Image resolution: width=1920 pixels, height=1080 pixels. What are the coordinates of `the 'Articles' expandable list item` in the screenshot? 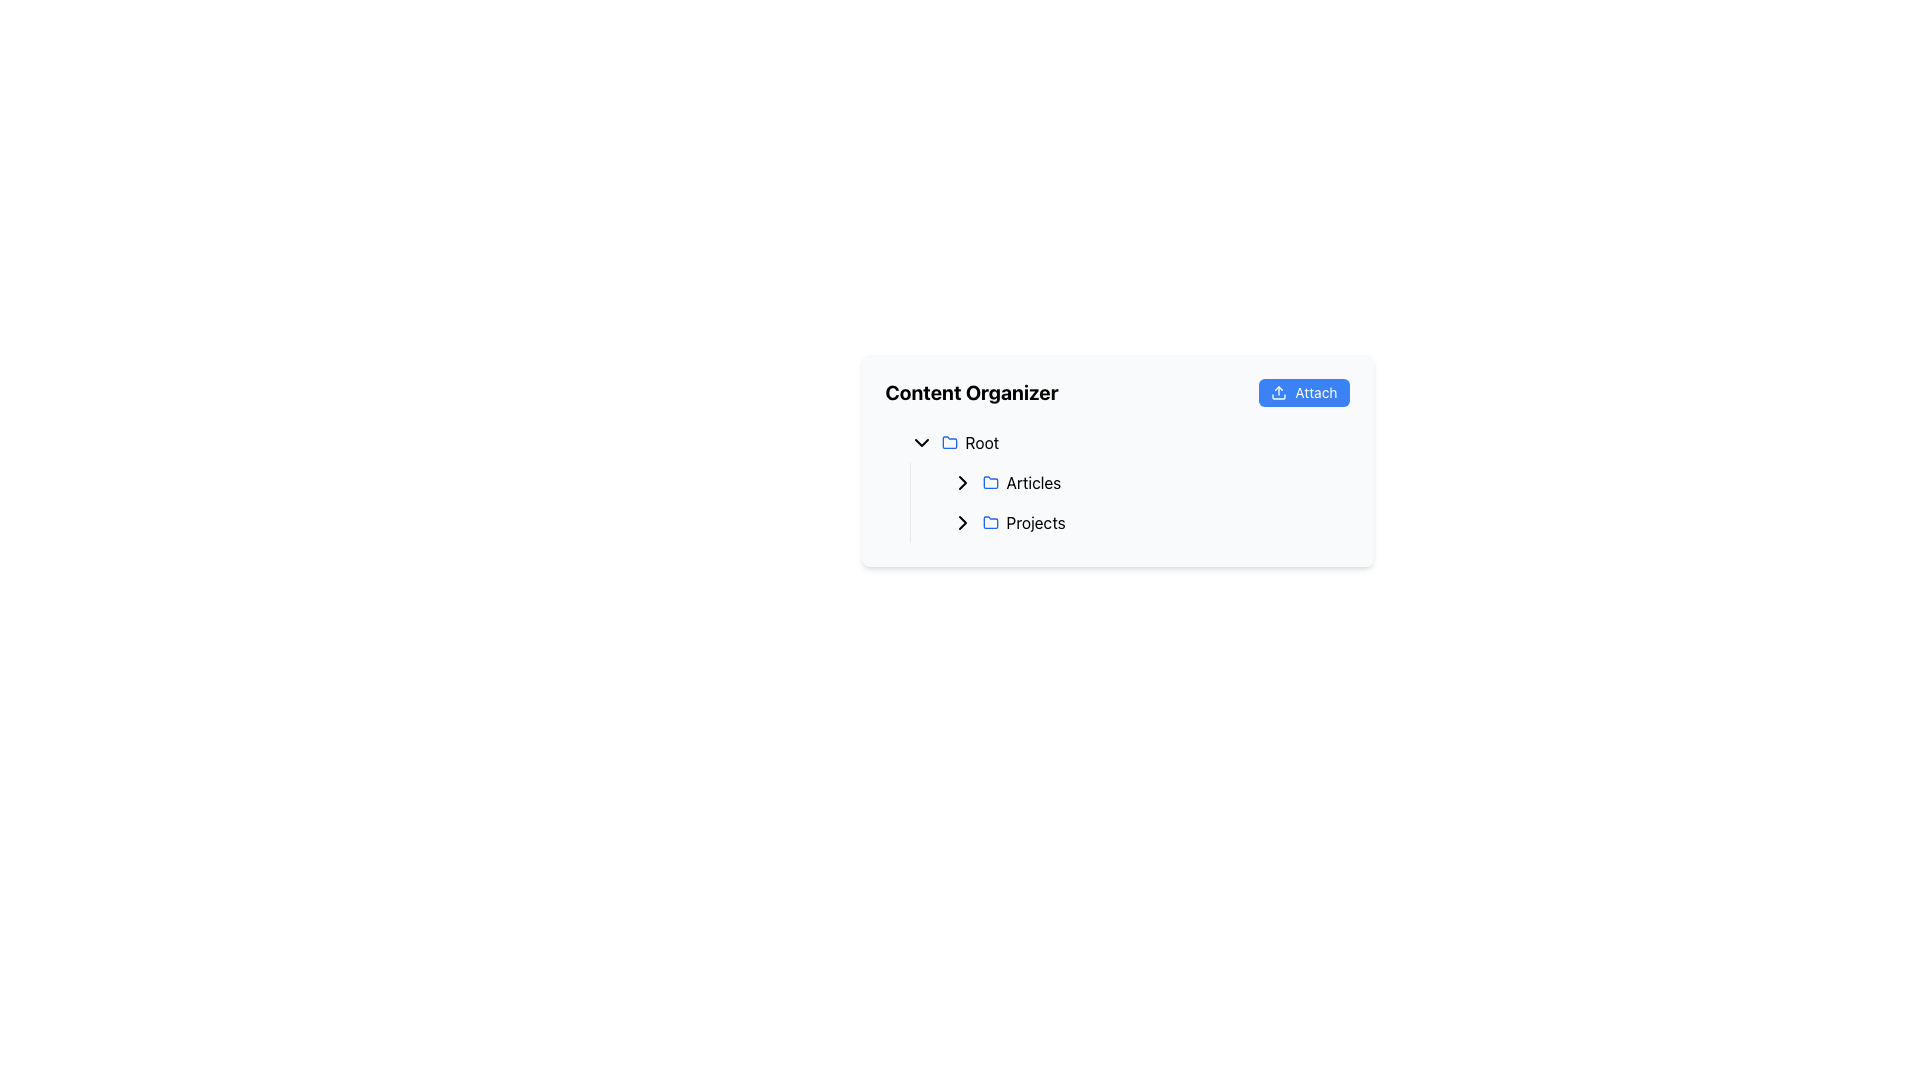 It's located at (1137, 482).